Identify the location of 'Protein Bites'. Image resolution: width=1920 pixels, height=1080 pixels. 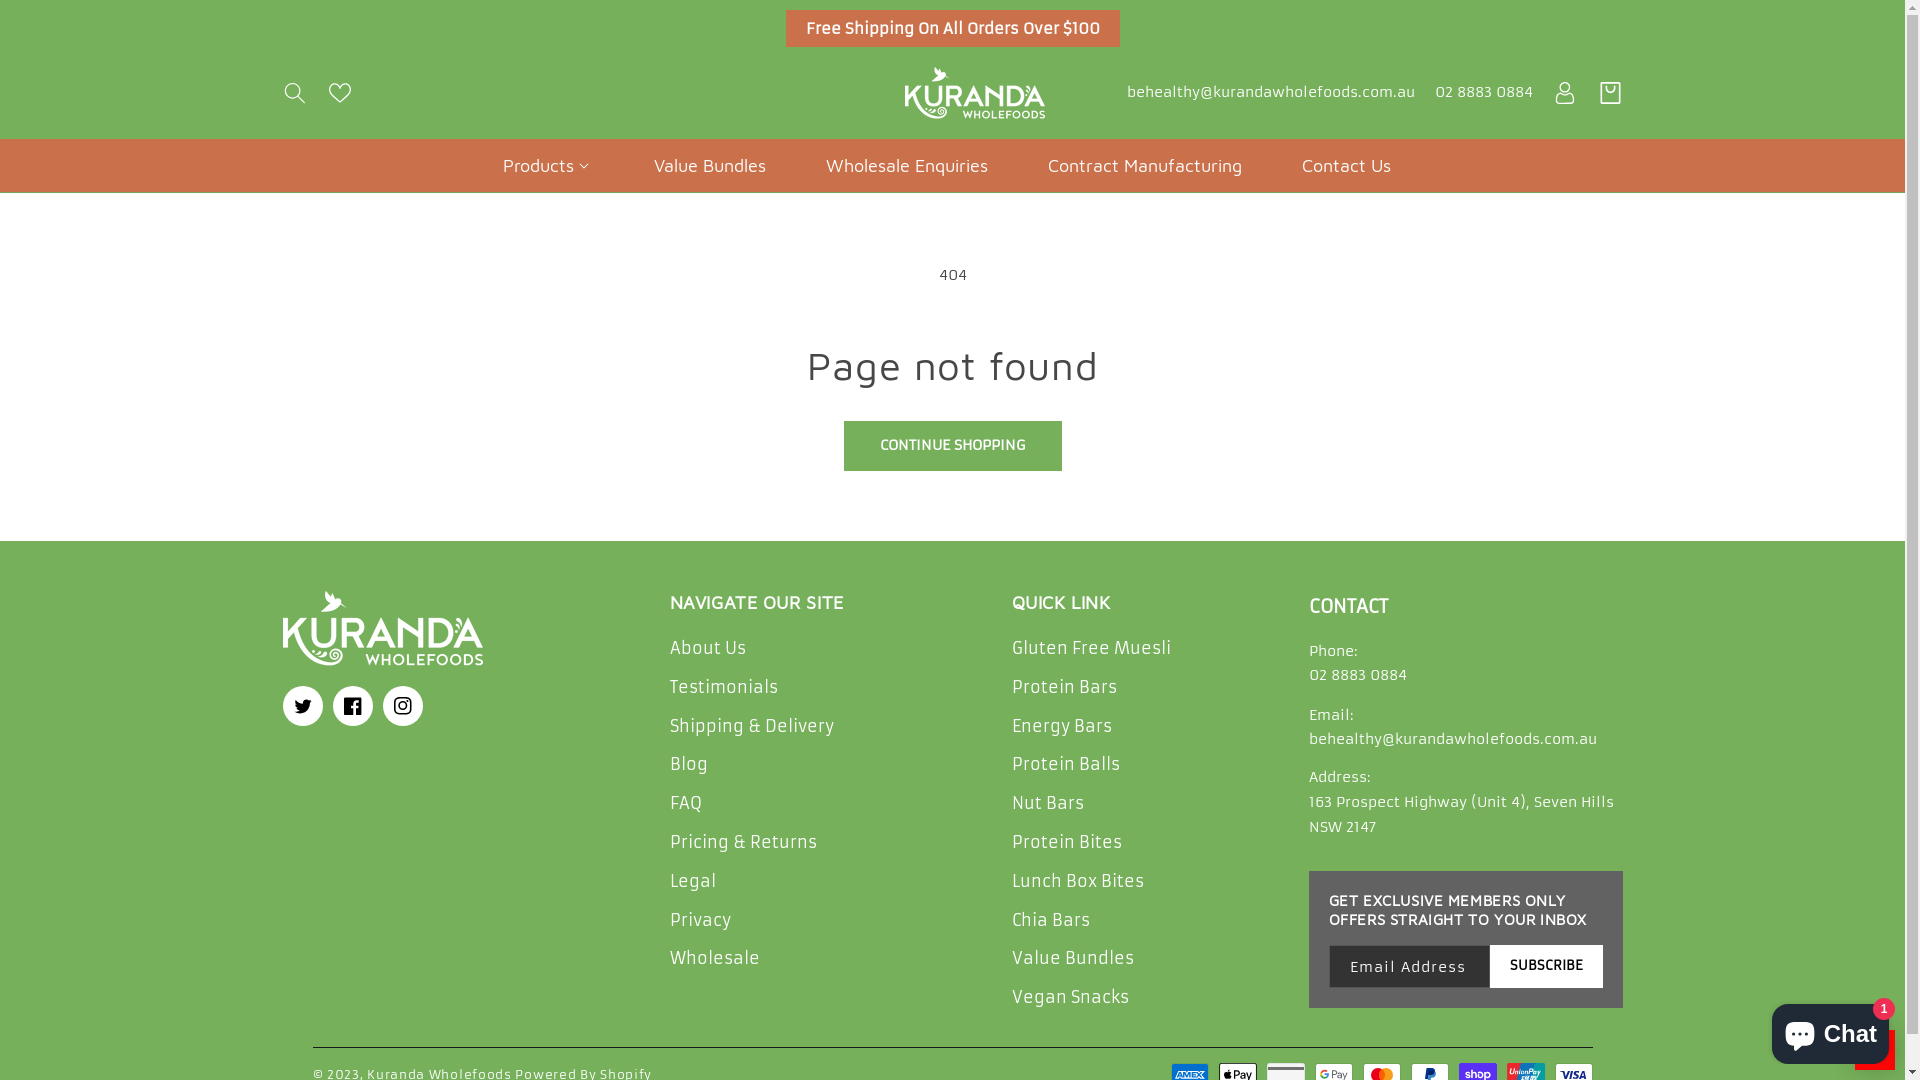
(1065, 842).